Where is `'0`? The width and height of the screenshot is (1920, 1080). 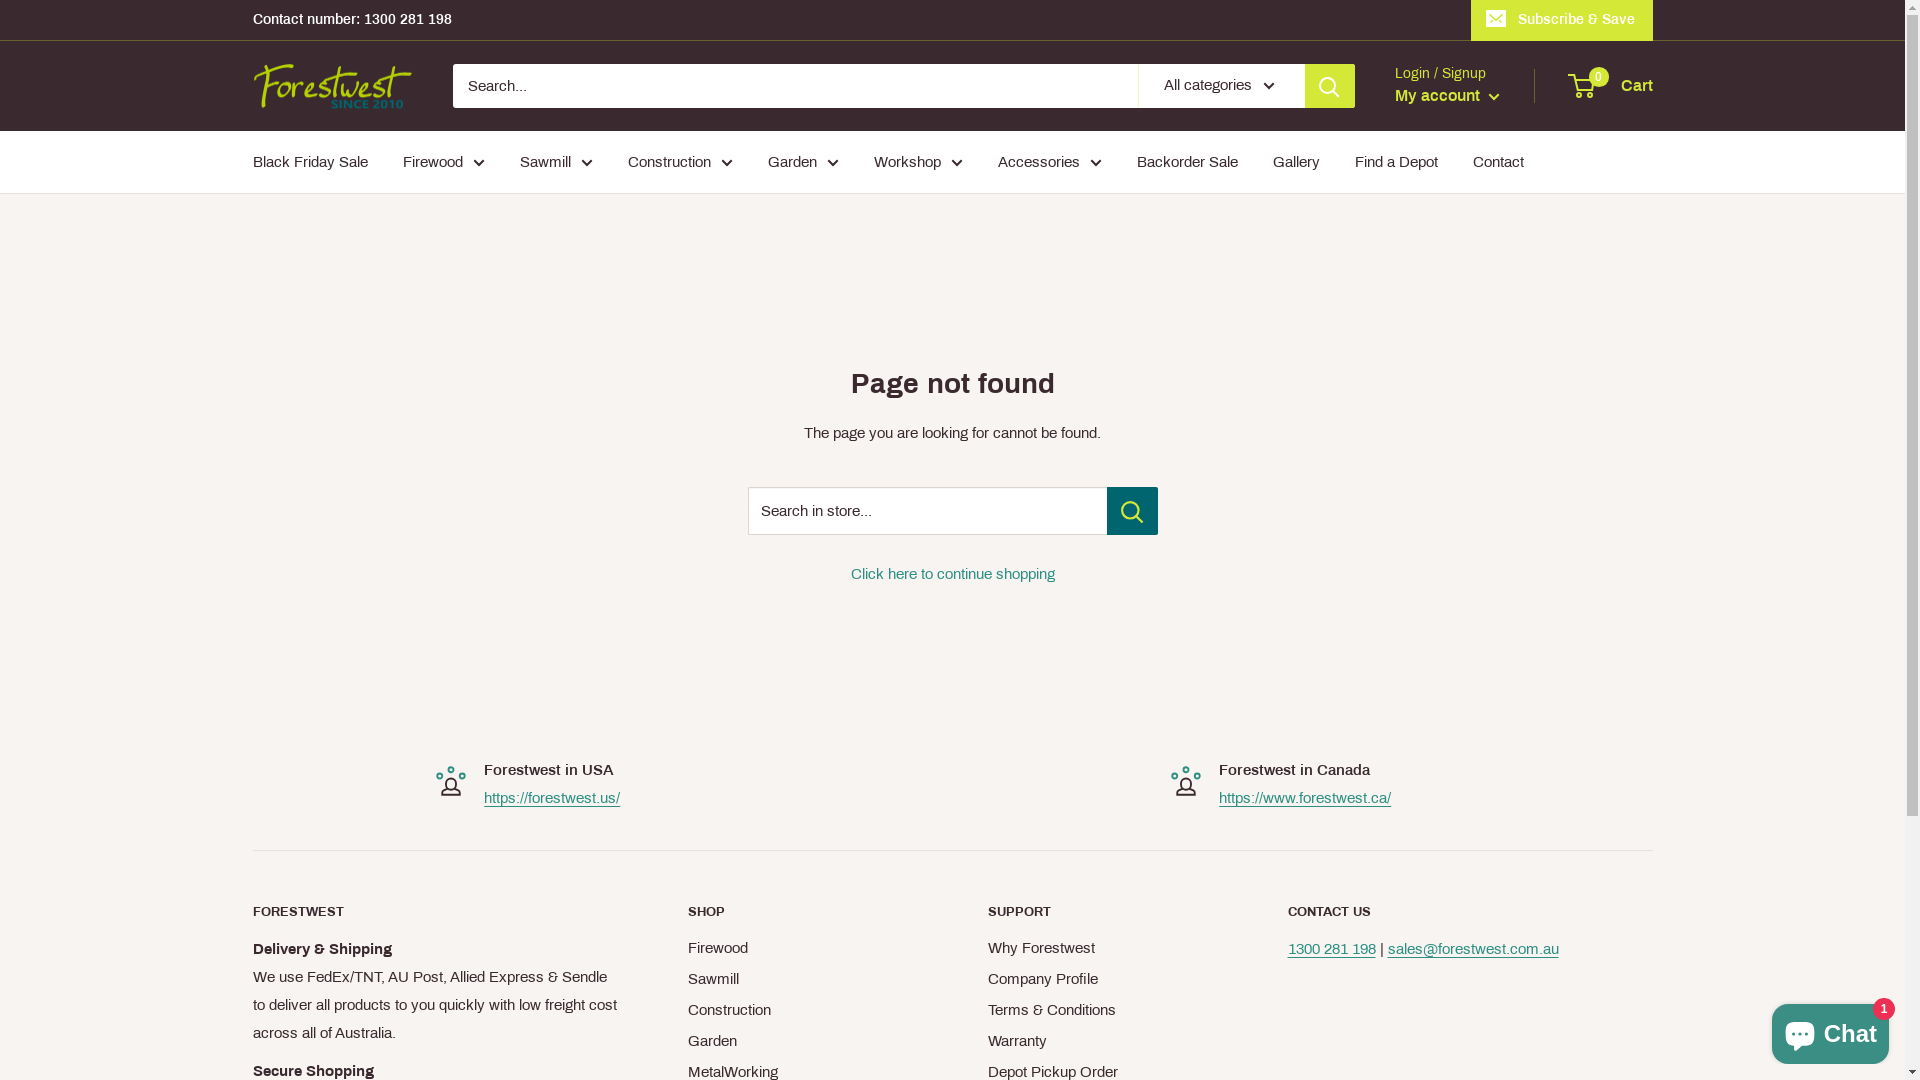 '0 is located at coordinates (1568, 84).